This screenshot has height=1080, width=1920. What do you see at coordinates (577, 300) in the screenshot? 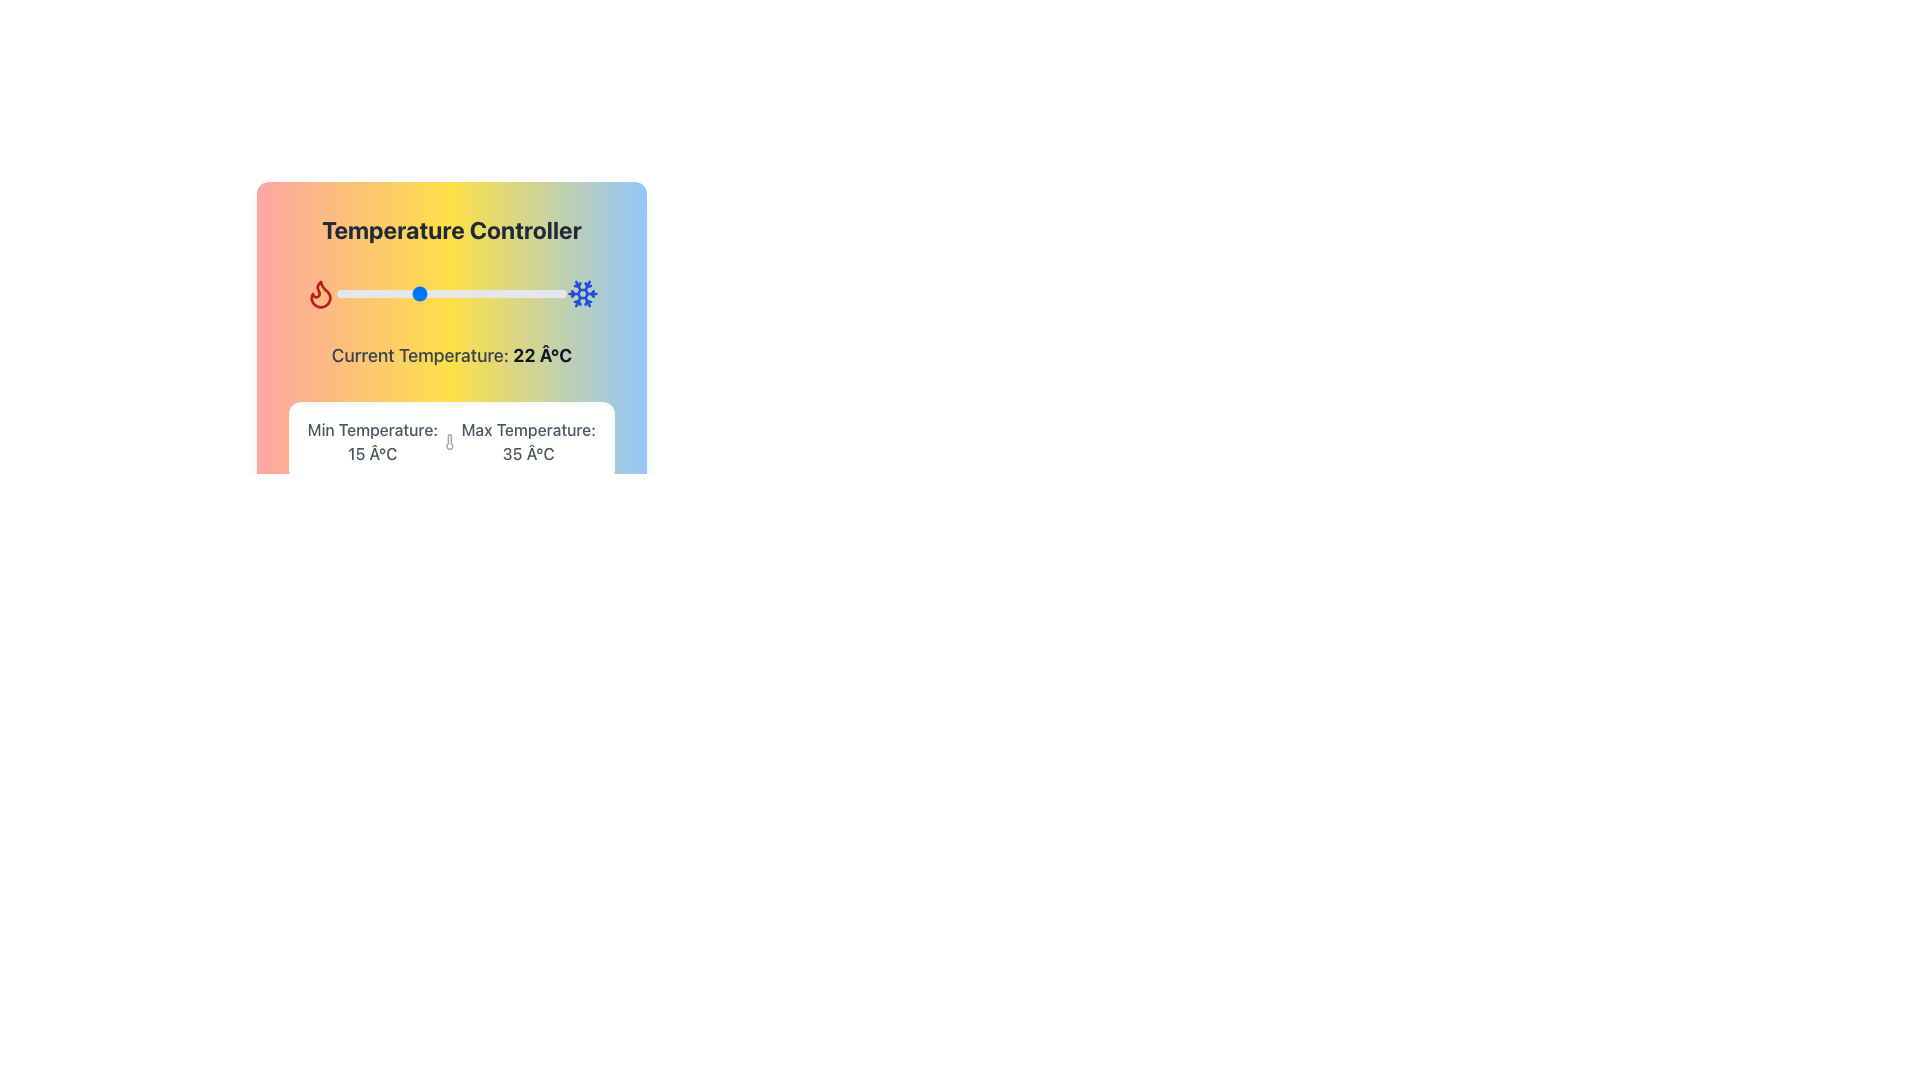
I see `the snowflake icon representing cooling in the temperature control widget located at the top right corner` at bounding box center [577, 300].